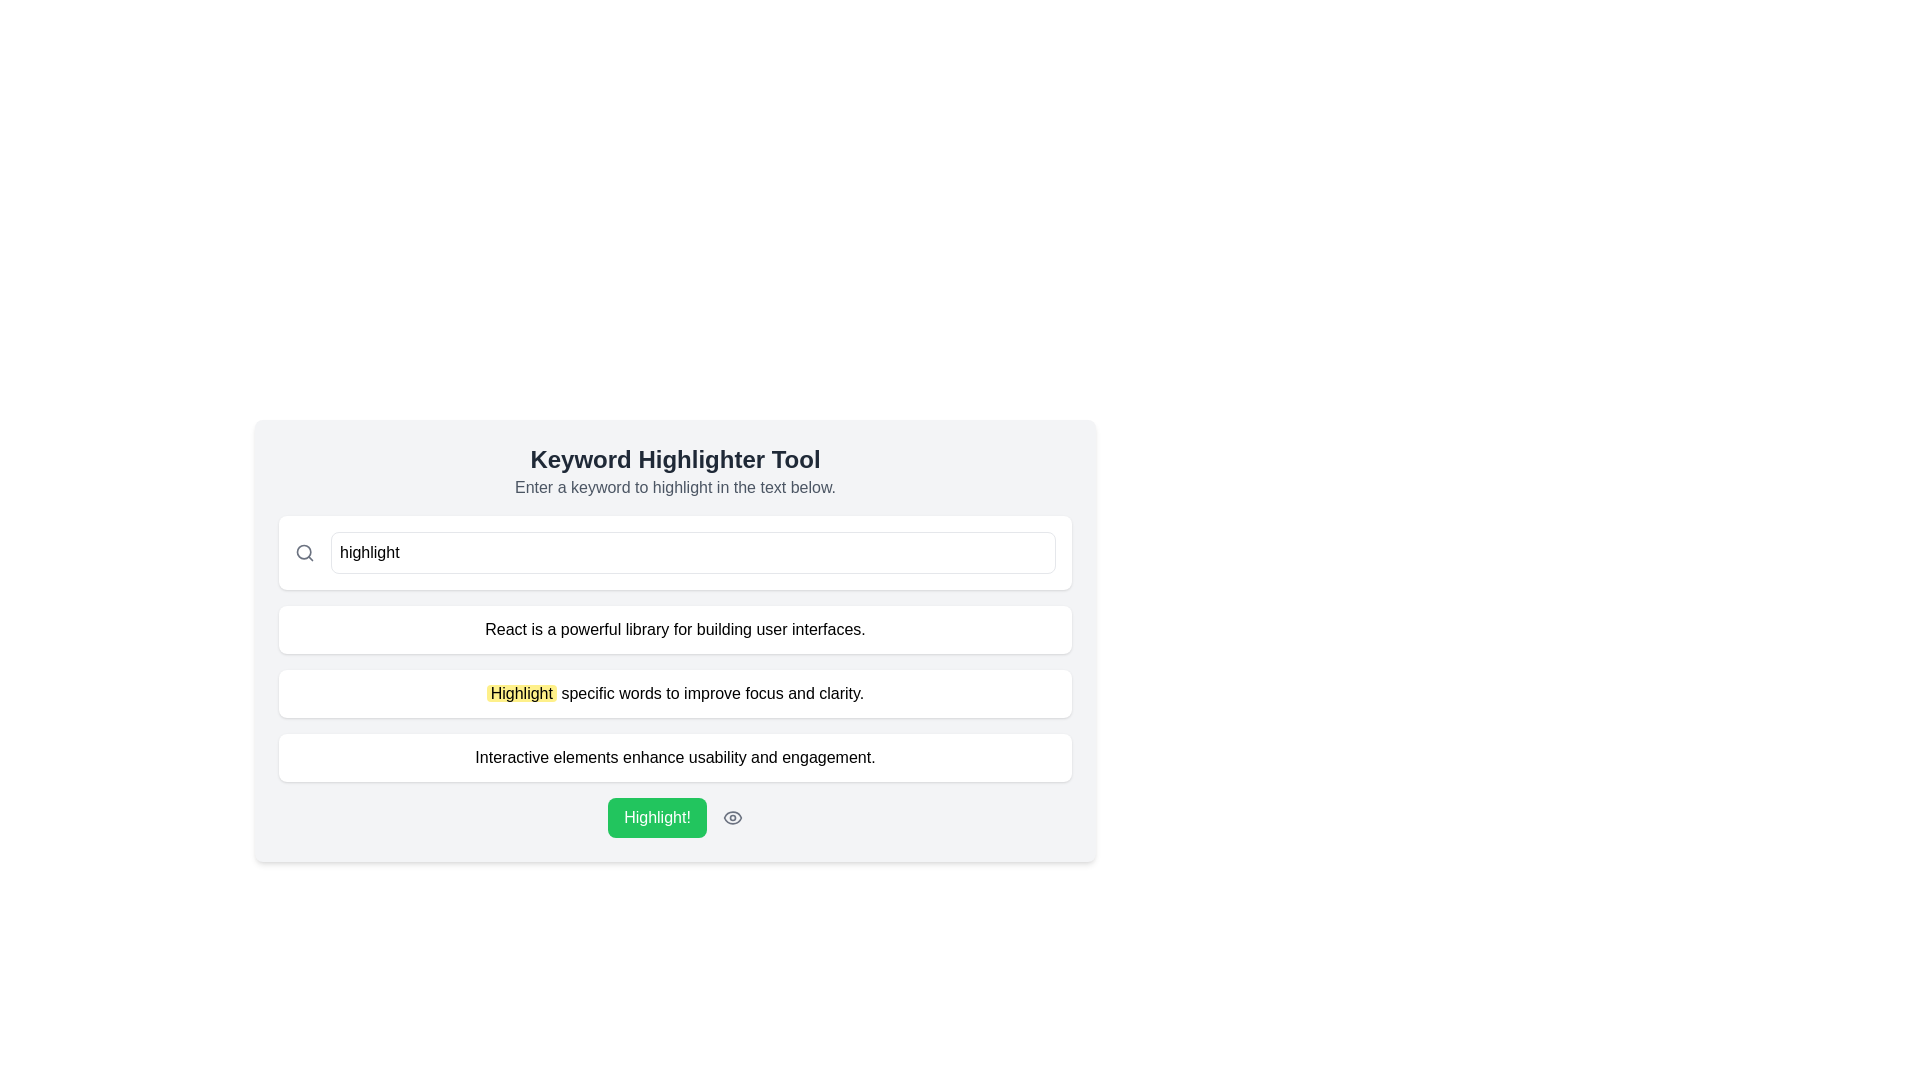 This screenshot has height=1080, width=1920. What do you see at coordinates (675, 693) in the screenshot?
I see `the second text block containing the paragraph 'Highlight specific words to improve focus and clarity.' which has a white background and rounded corners` at bounding box center [675, 693].